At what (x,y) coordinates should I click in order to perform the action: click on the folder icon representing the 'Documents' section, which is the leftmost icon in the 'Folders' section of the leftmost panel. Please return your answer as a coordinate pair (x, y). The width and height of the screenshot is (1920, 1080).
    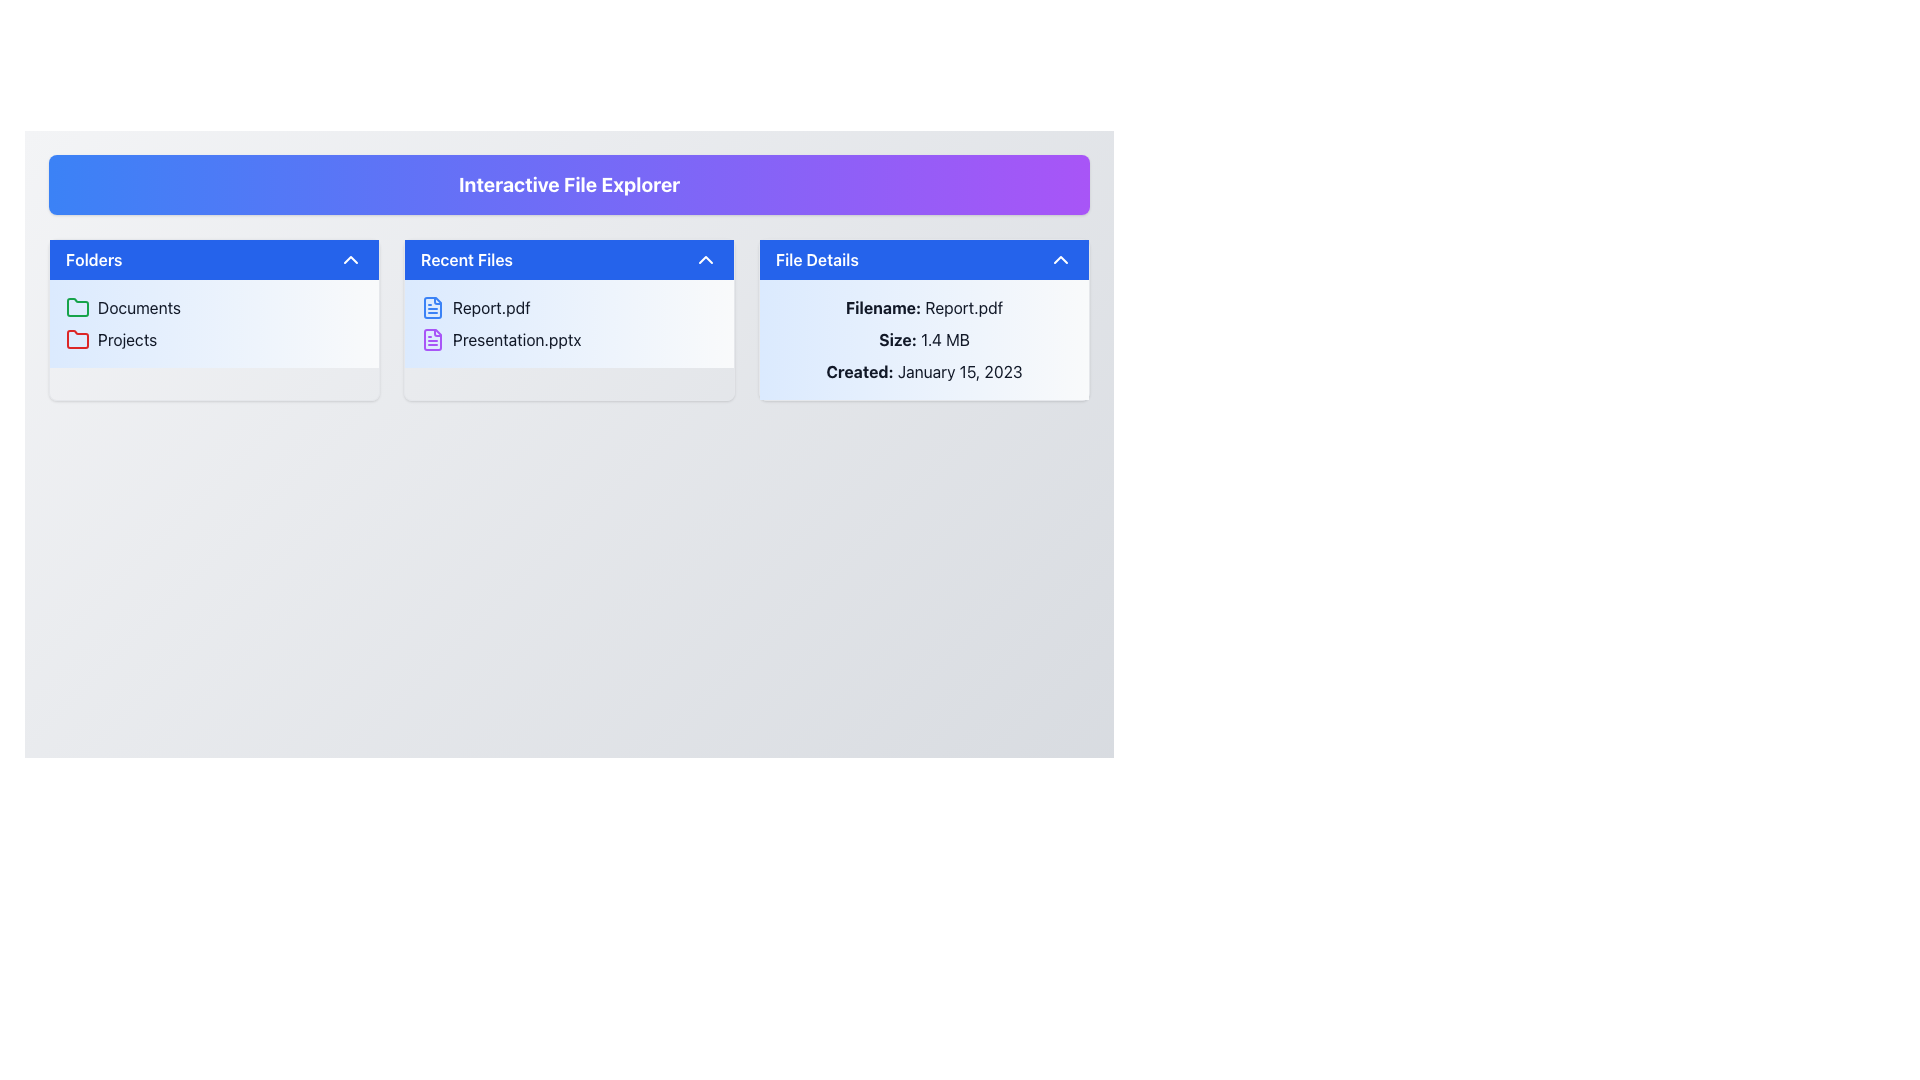
    Looking at the image, I should click on (77, 308).